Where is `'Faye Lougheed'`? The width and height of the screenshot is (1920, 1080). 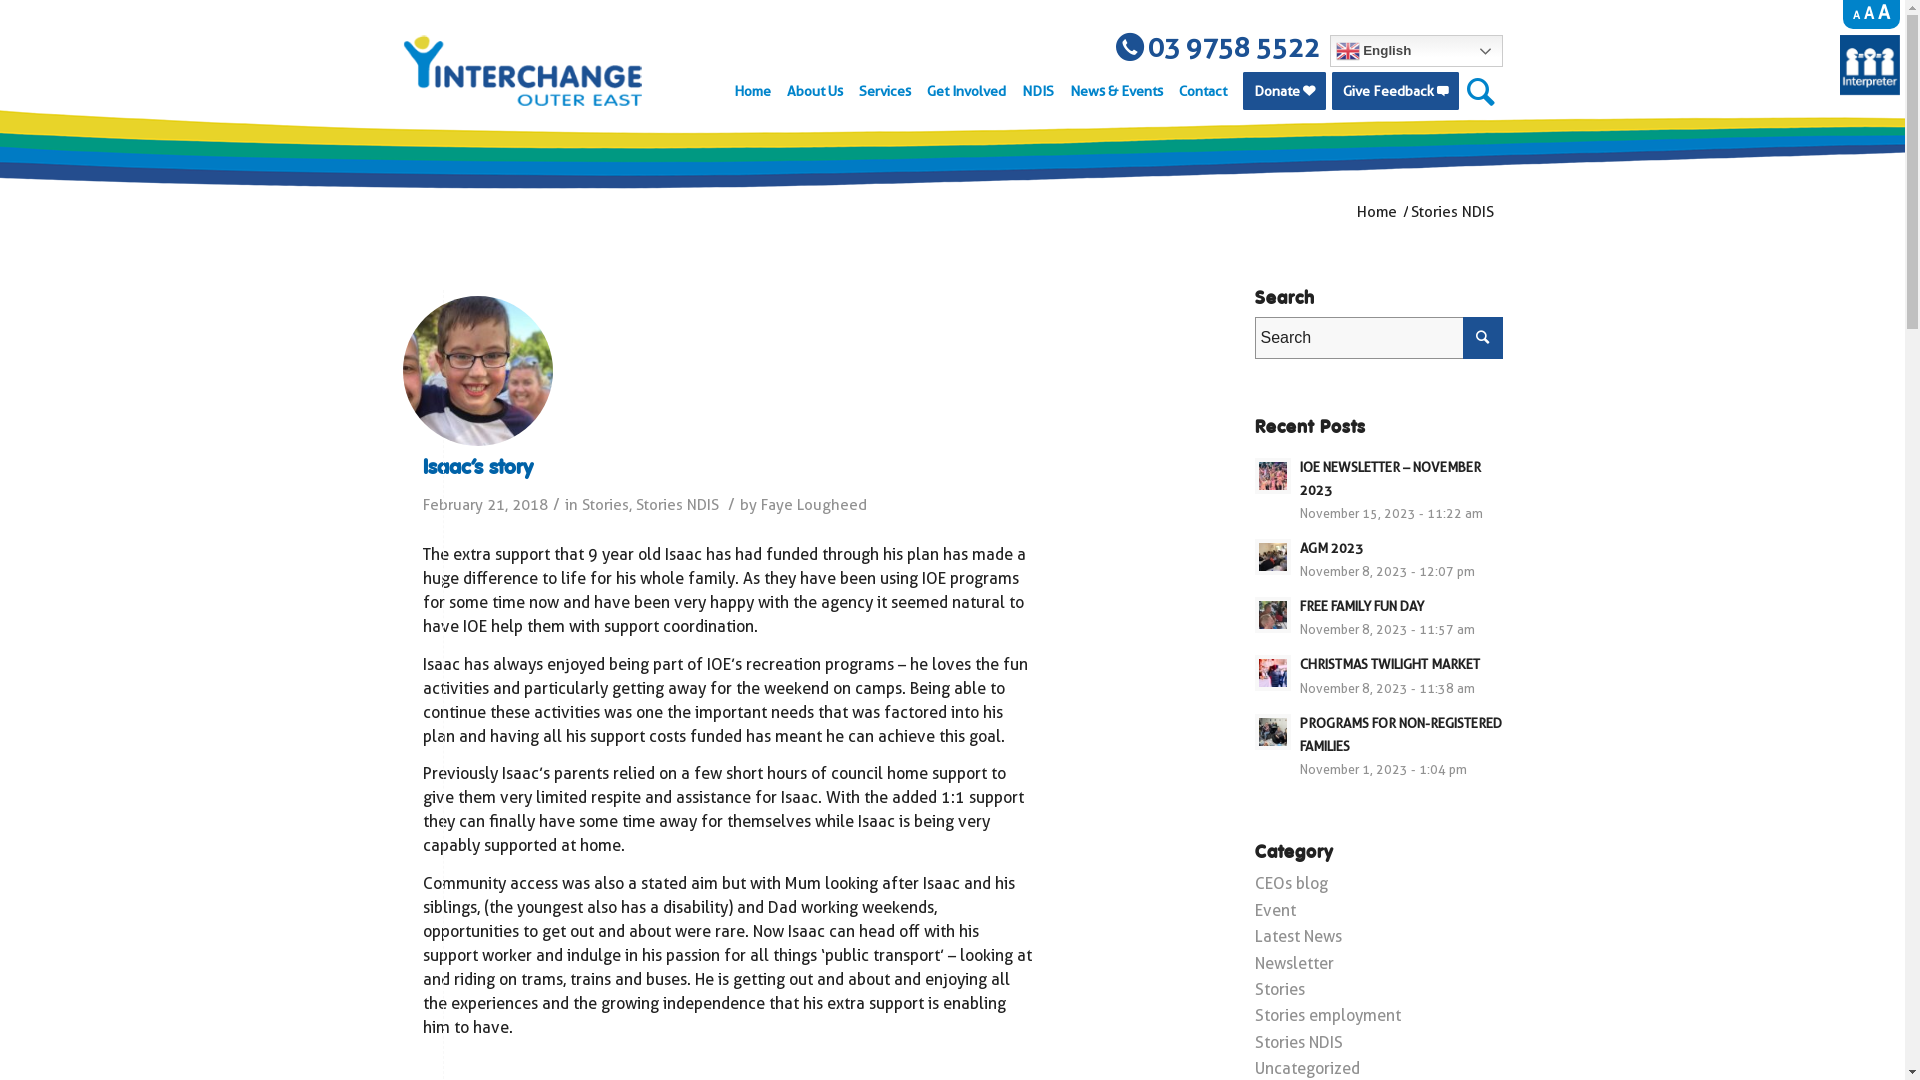
'Faye Lougheed' is located at coordinates (812, 504).